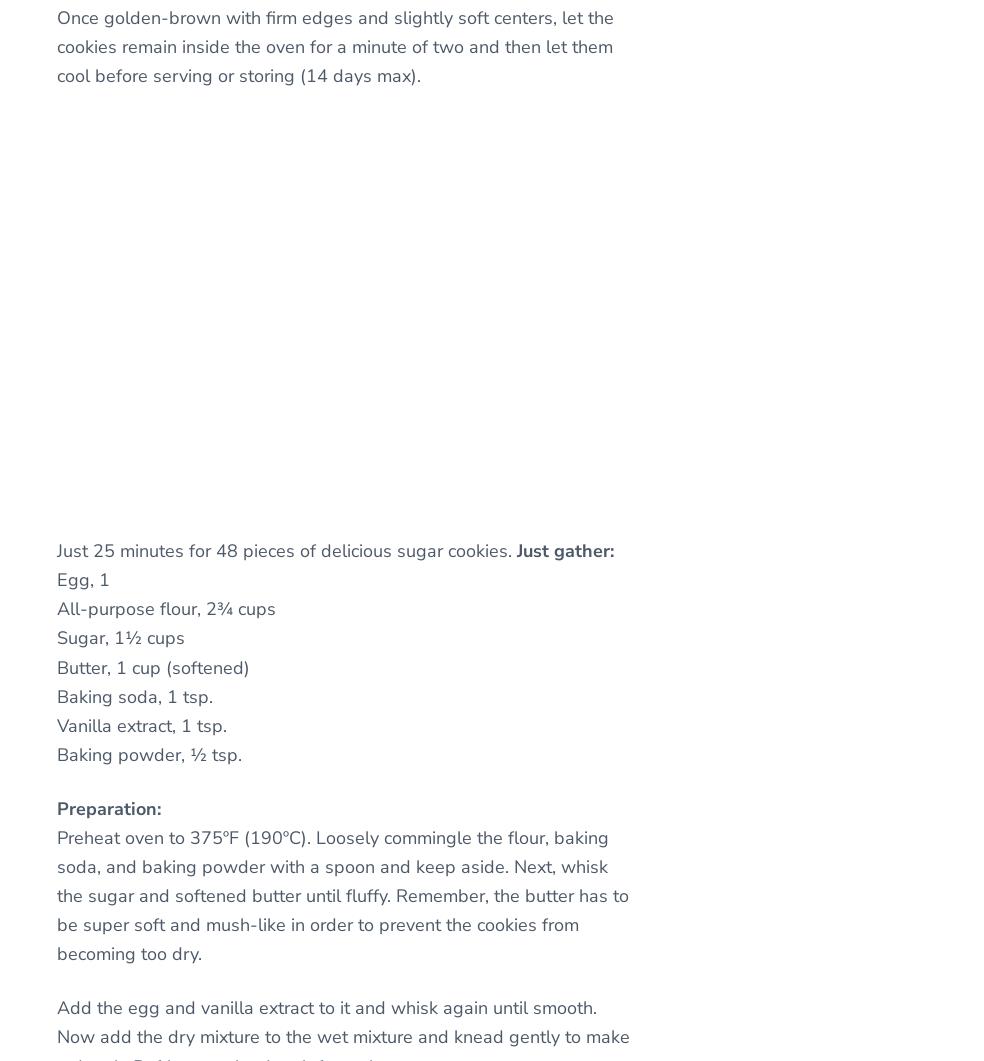 The image size is (984, 1061). What do you see at coordinates (135, 695) in the screenshot?
I see `'Baking soda, 1 tsp.'` at bounding box center [135, 695].